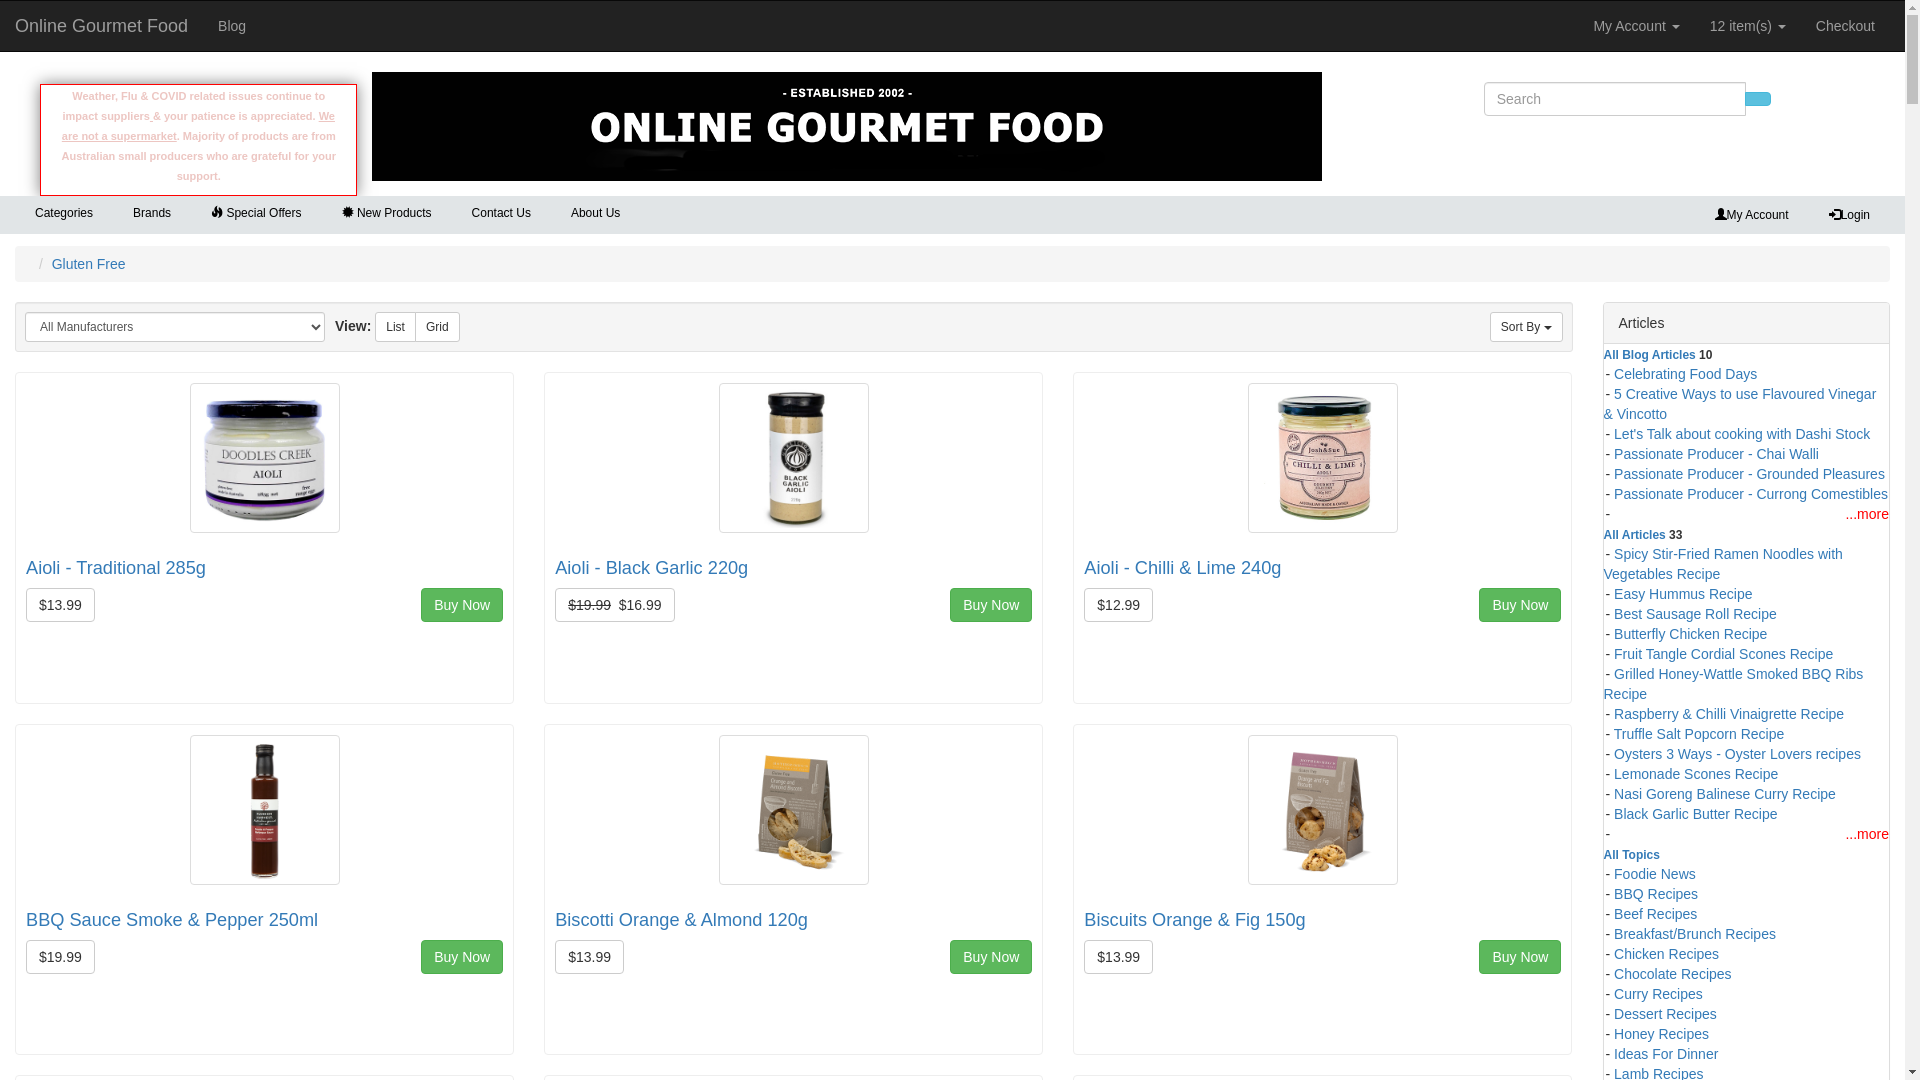 This screenshot has width=1920, height=1080. Describe the element at coordinates (1732, 681) in the screenshot. I see `'Grilled Honey-Wattle Smoked BBQ Ribs Recipe'` at that location.